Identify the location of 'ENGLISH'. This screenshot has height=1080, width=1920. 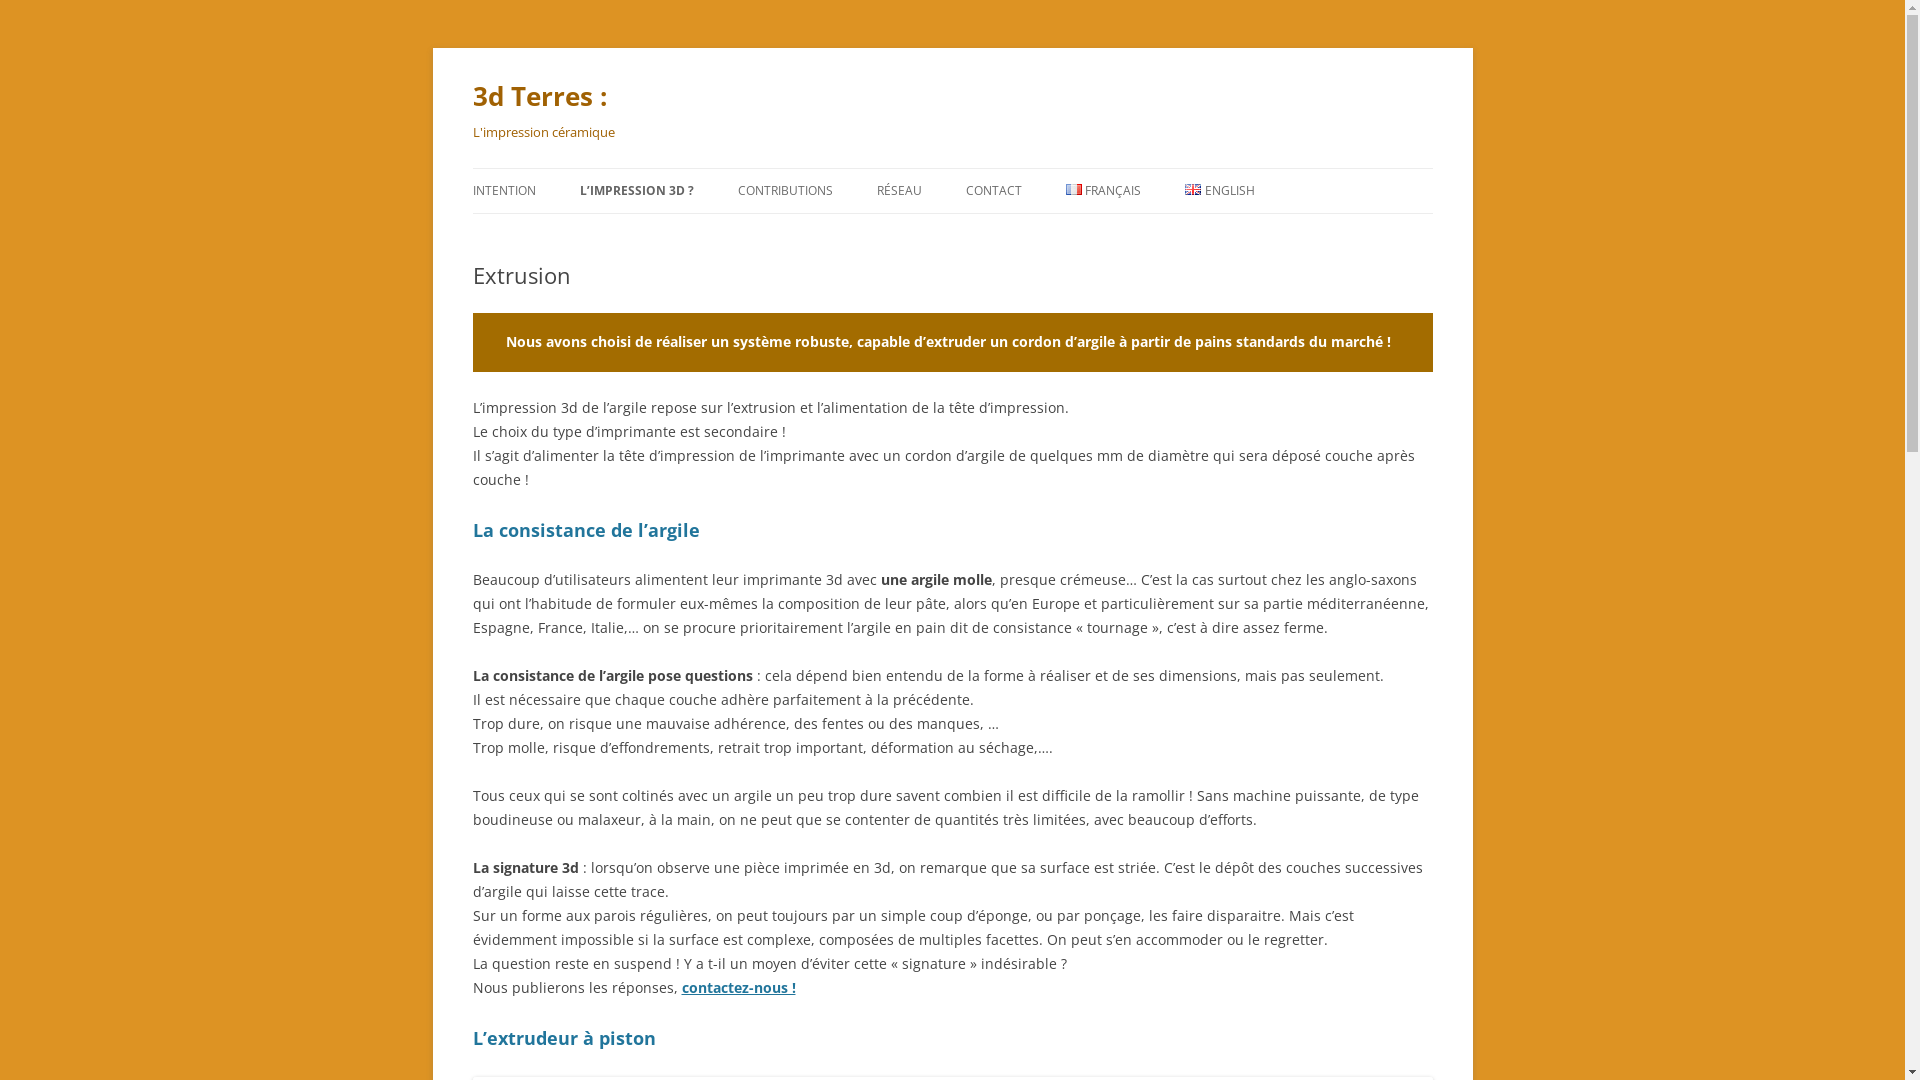
(1218, 191).